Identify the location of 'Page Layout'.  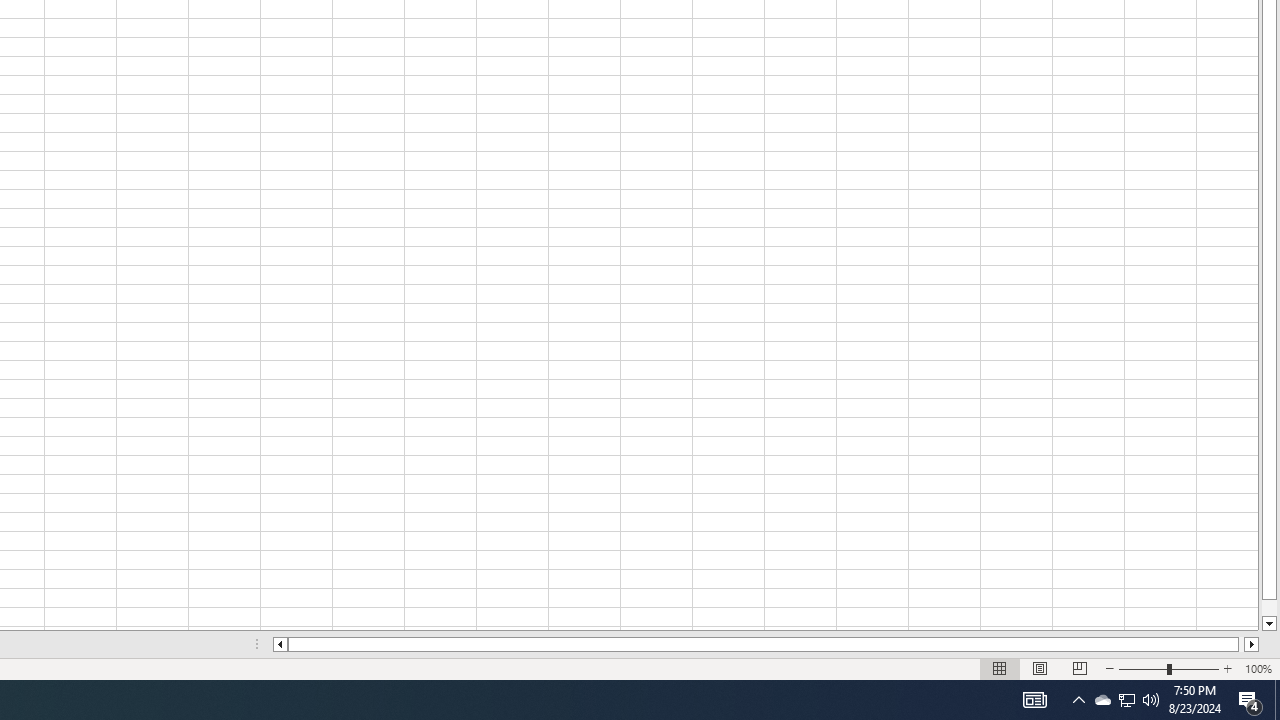
(1040, 669).